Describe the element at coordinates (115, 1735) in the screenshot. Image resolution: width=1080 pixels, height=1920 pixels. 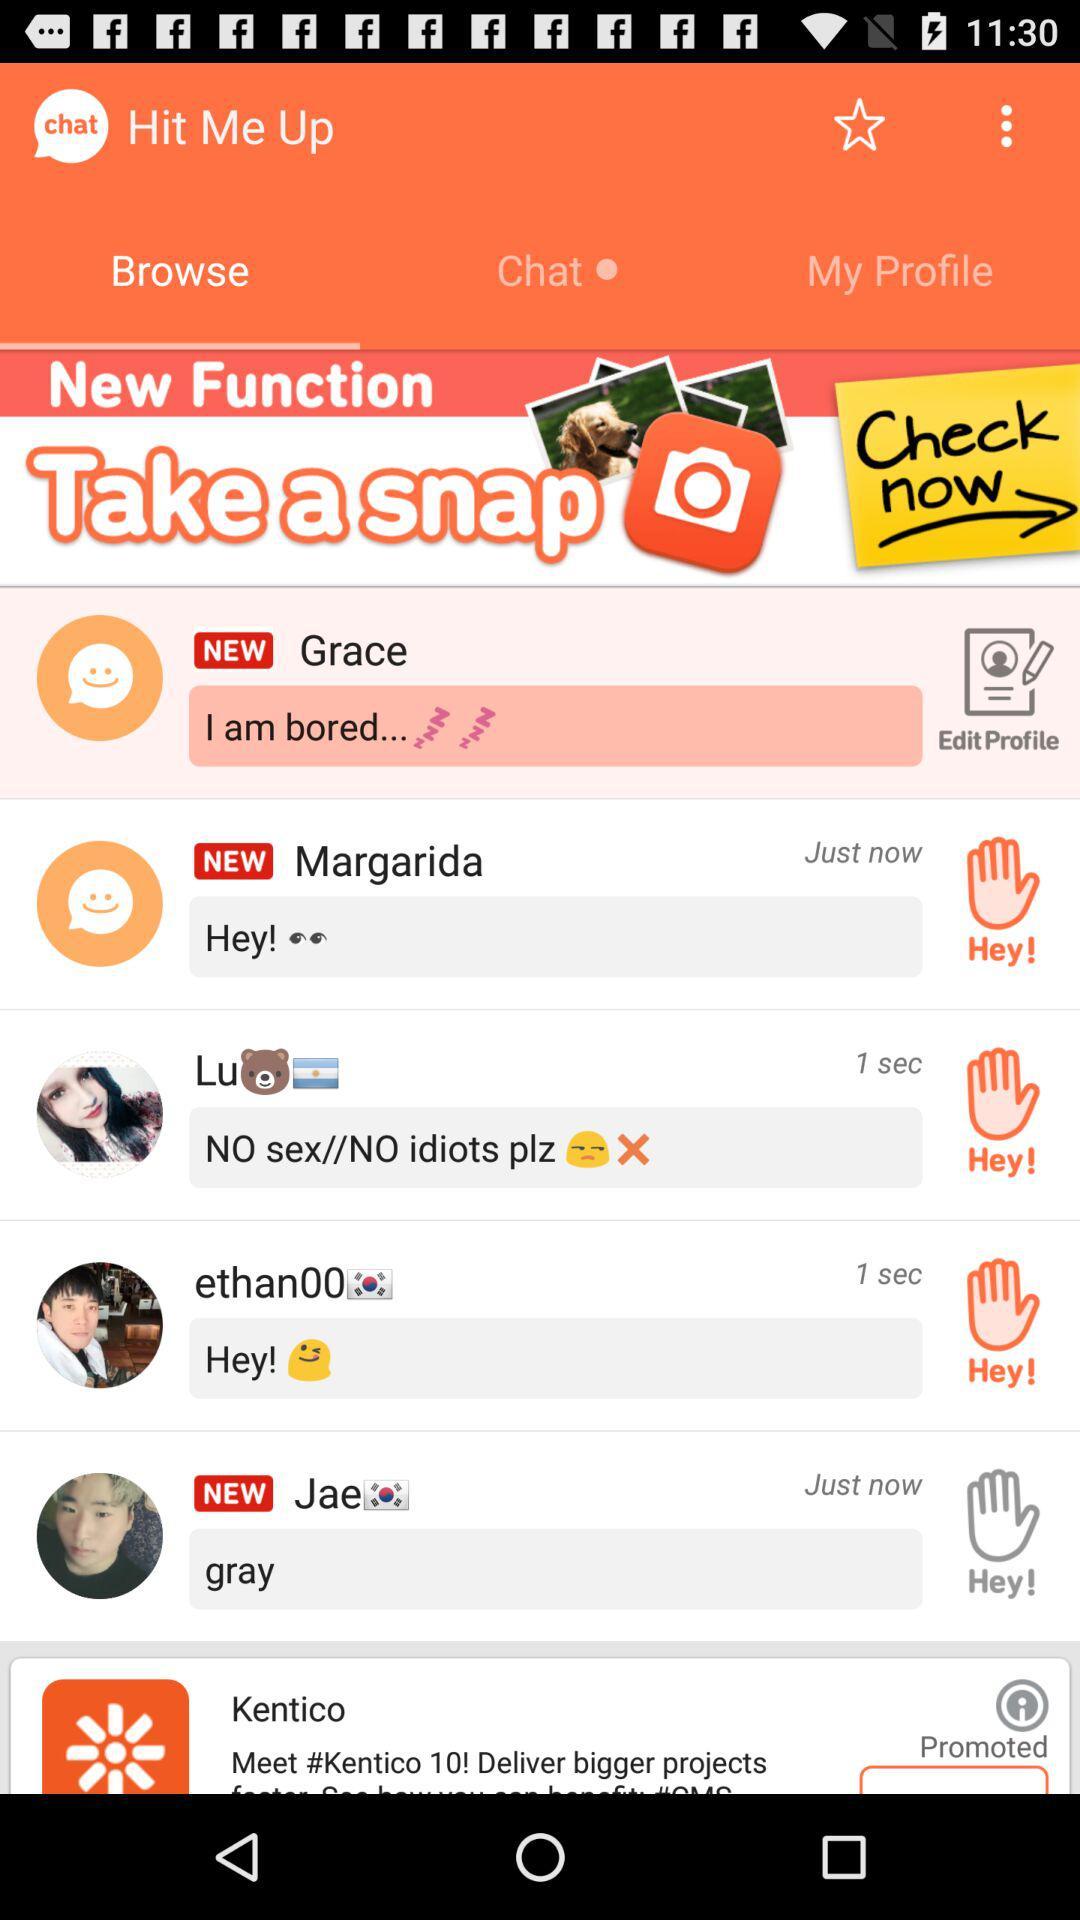
I see `advertisement` at that location.